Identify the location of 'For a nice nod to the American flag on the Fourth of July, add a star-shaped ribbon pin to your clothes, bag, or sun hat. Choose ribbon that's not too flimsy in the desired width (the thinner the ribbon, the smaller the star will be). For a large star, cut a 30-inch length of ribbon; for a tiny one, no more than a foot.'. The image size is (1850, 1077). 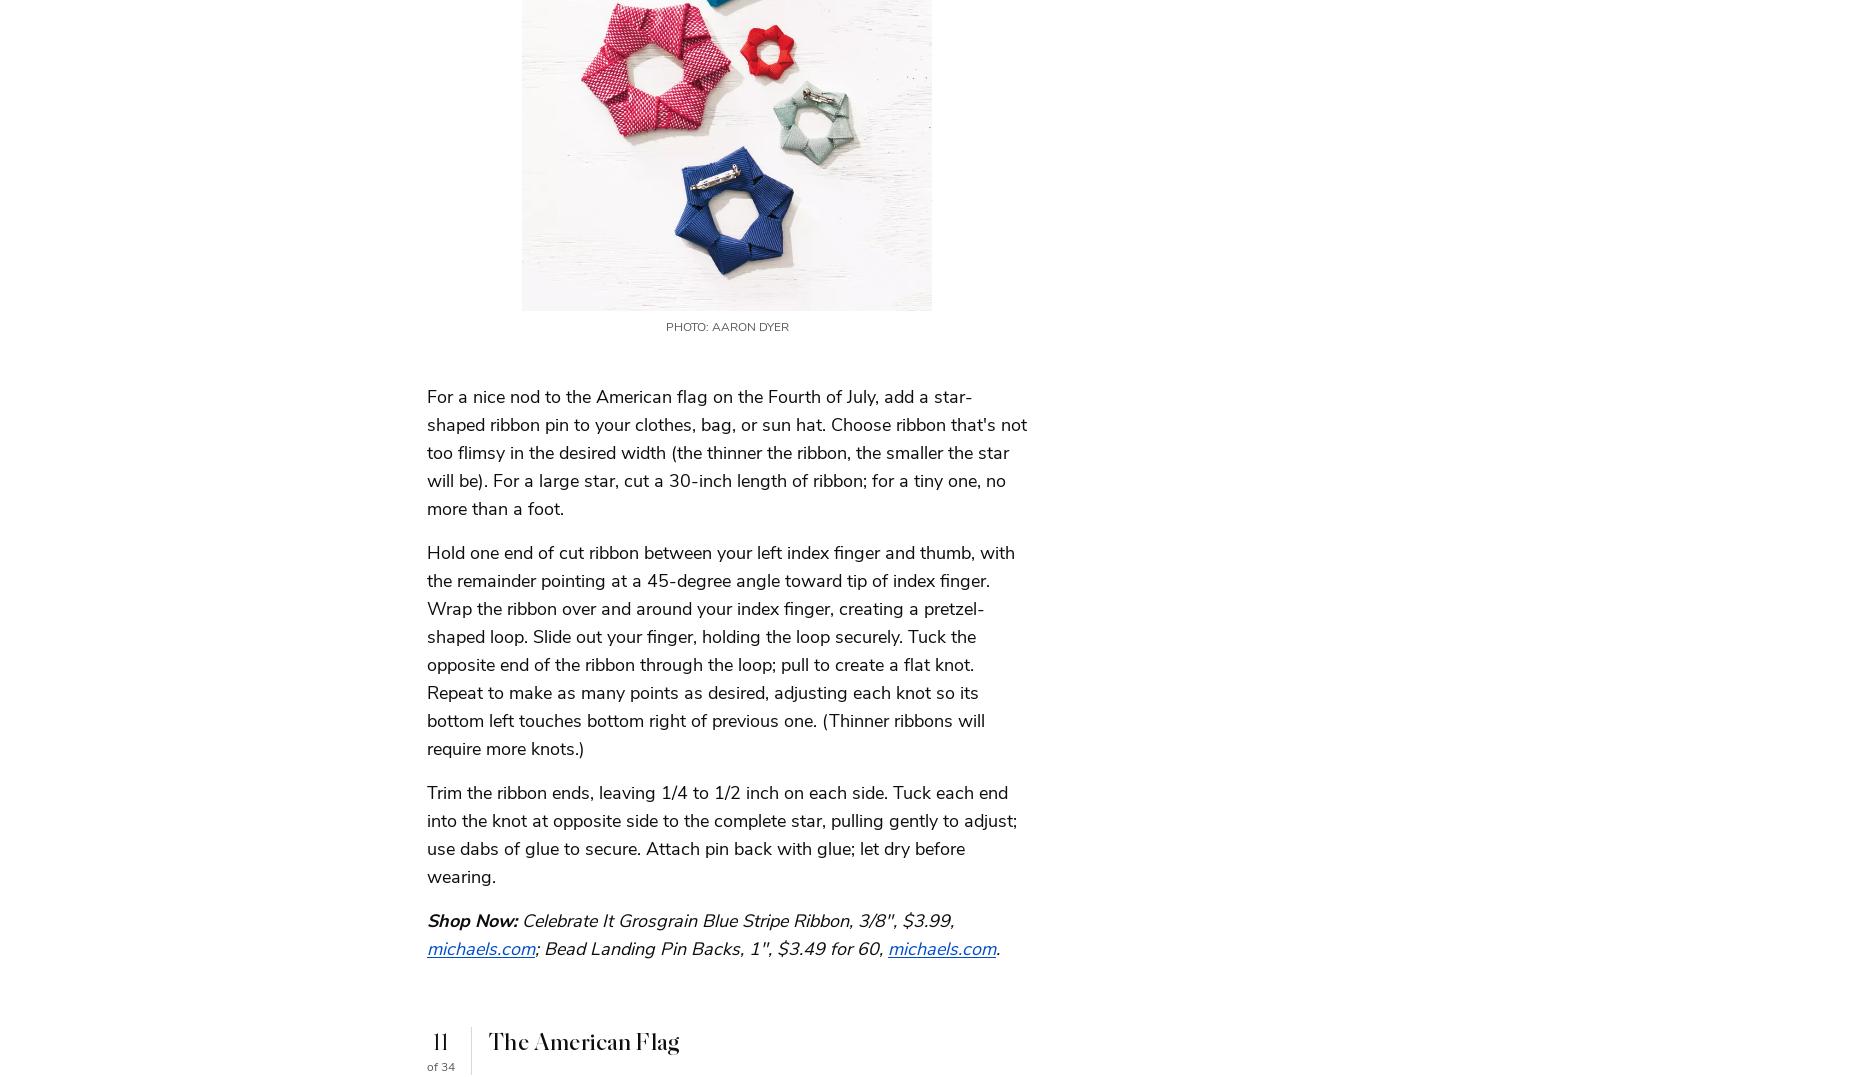
(727, 451).